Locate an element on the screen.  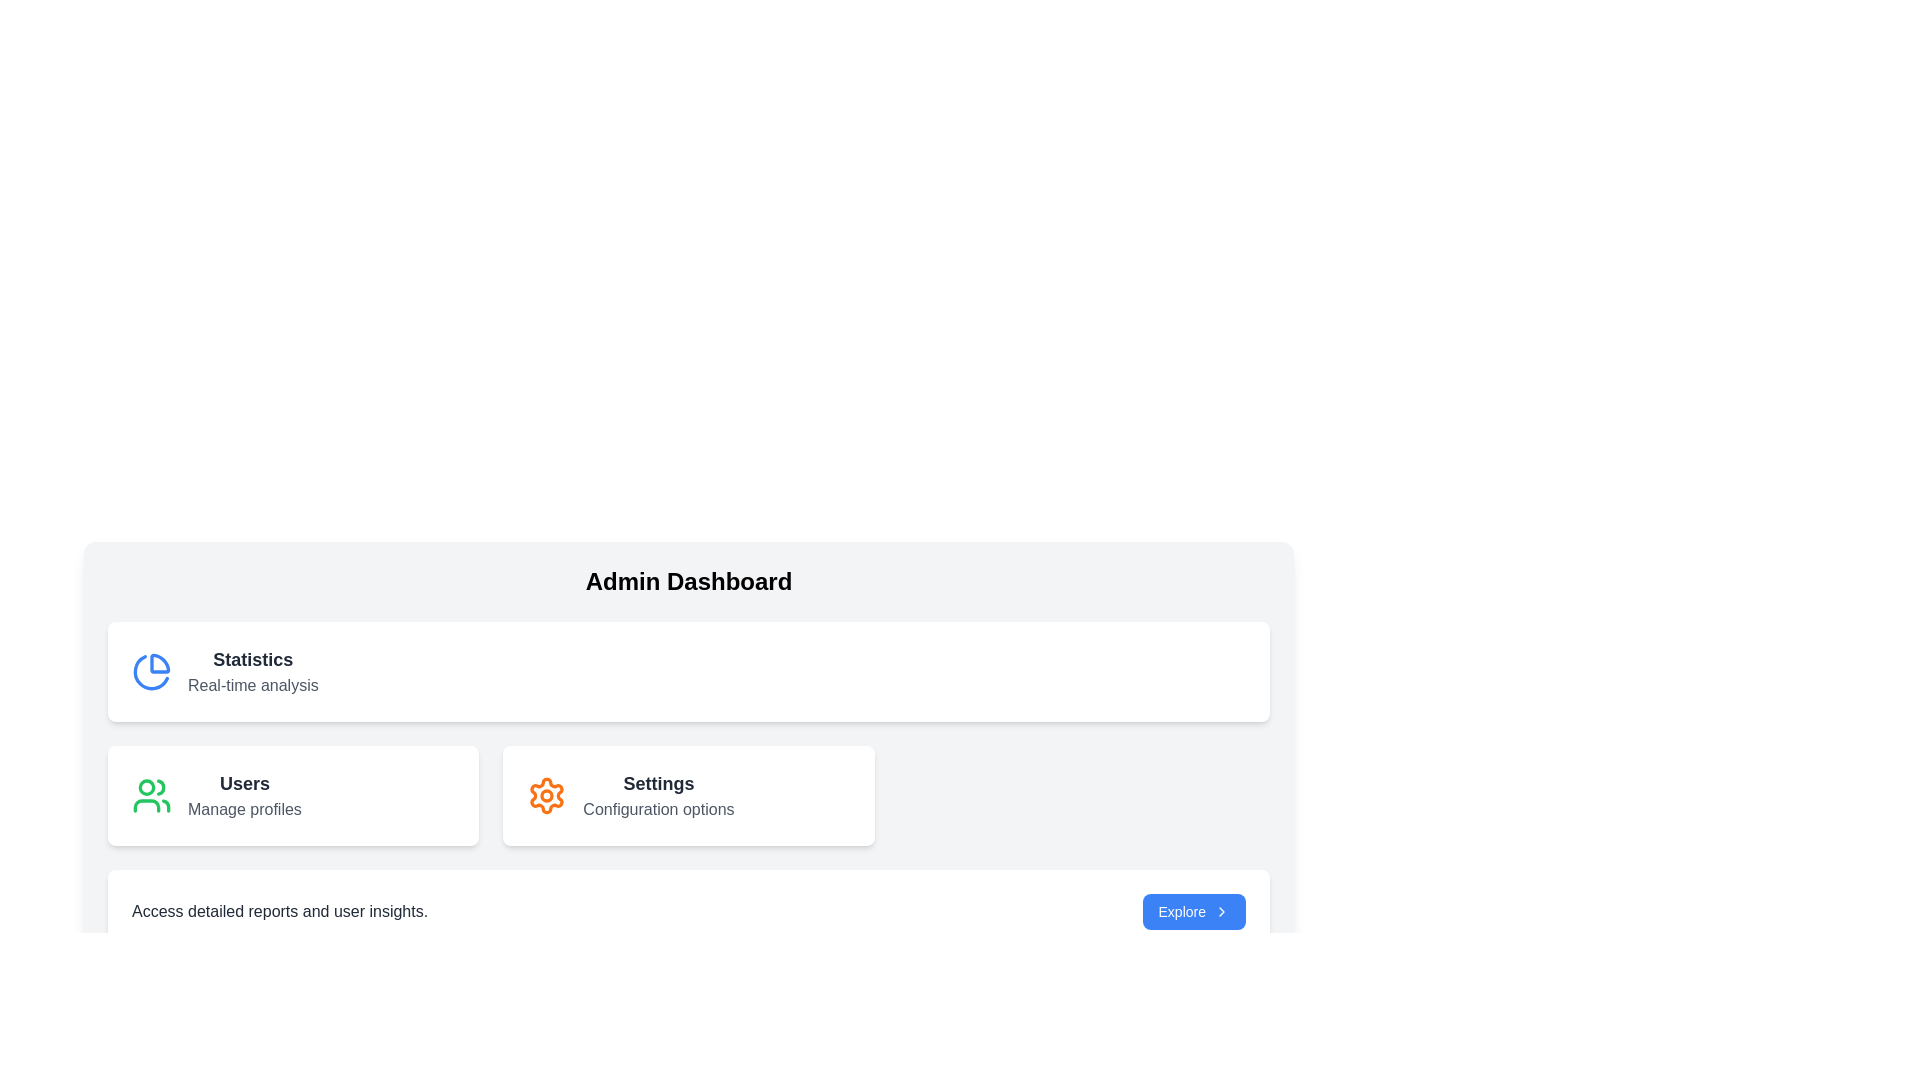
the 'Settings' label in the admin dashboard is located at coordinates (658, 794).